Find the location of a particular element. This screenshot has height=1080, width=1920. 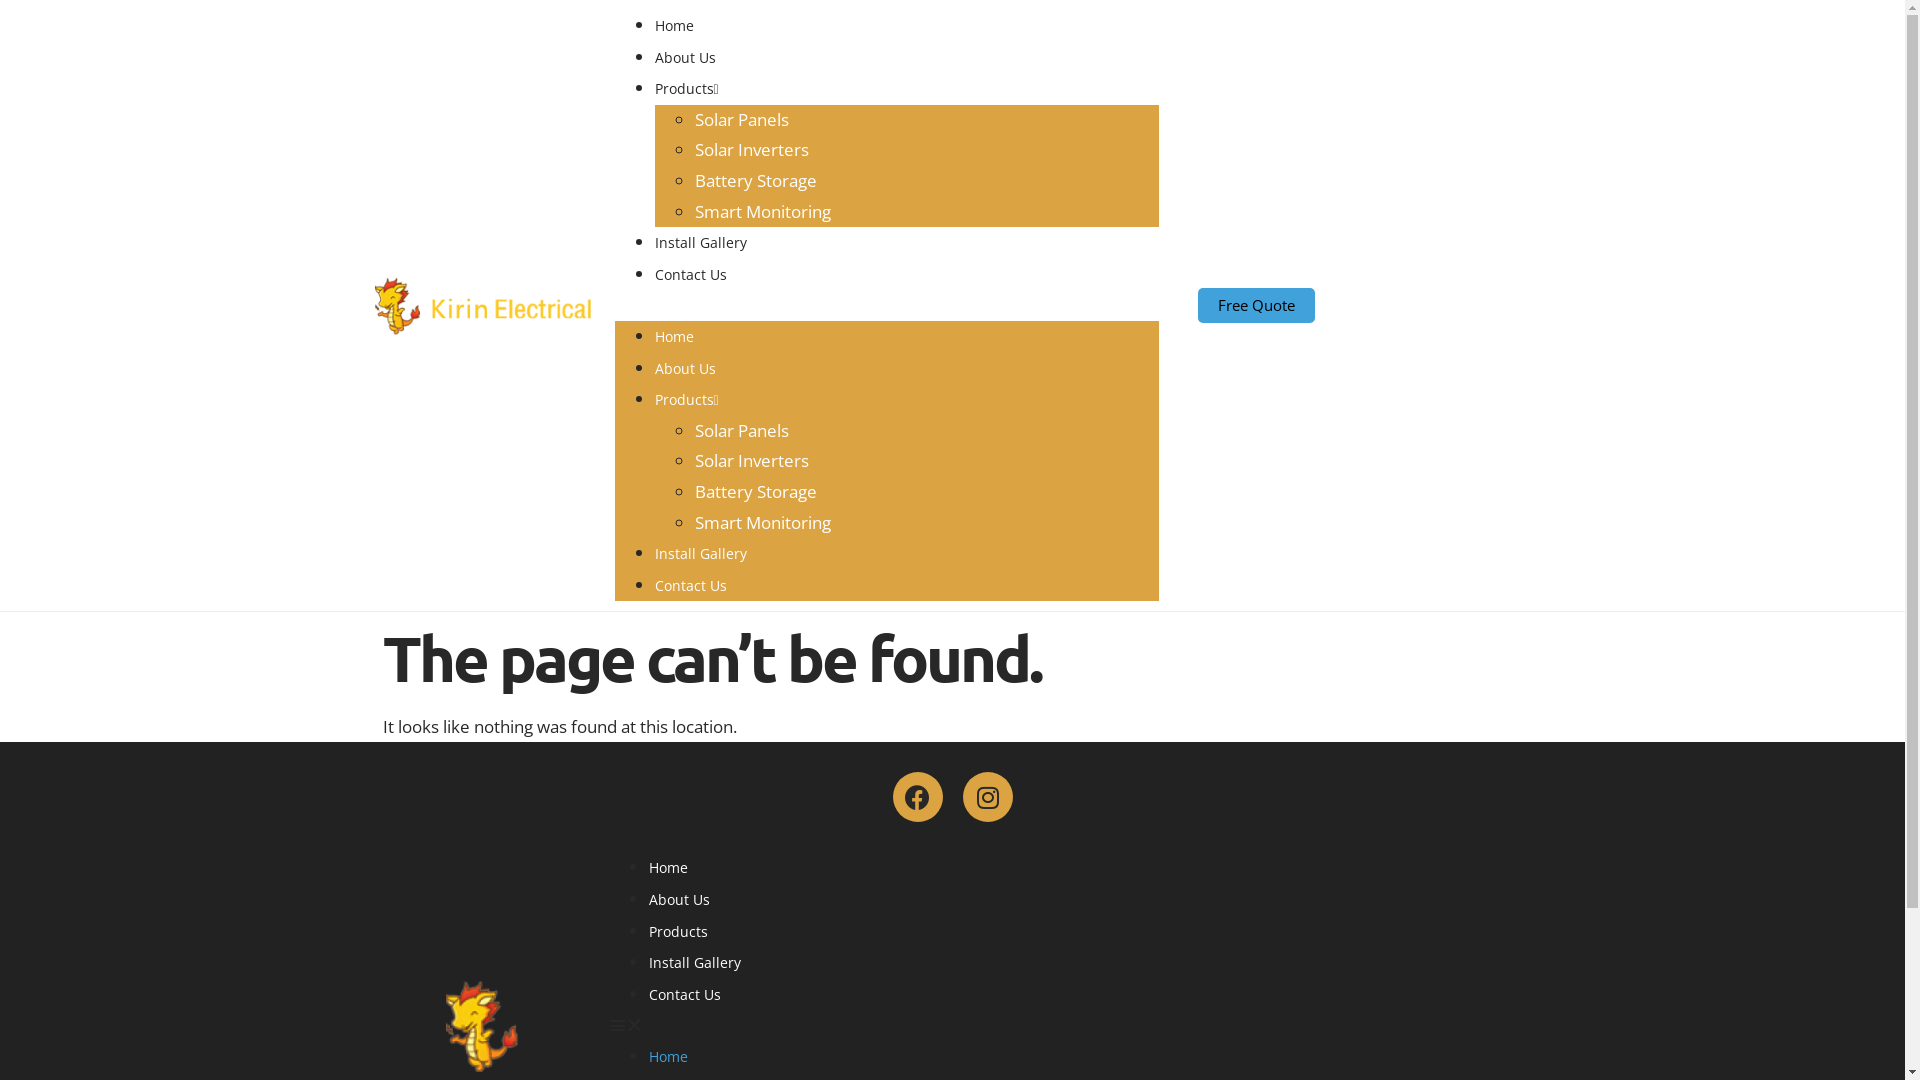

'Install Gallery' is located at coordinates (694, 961).